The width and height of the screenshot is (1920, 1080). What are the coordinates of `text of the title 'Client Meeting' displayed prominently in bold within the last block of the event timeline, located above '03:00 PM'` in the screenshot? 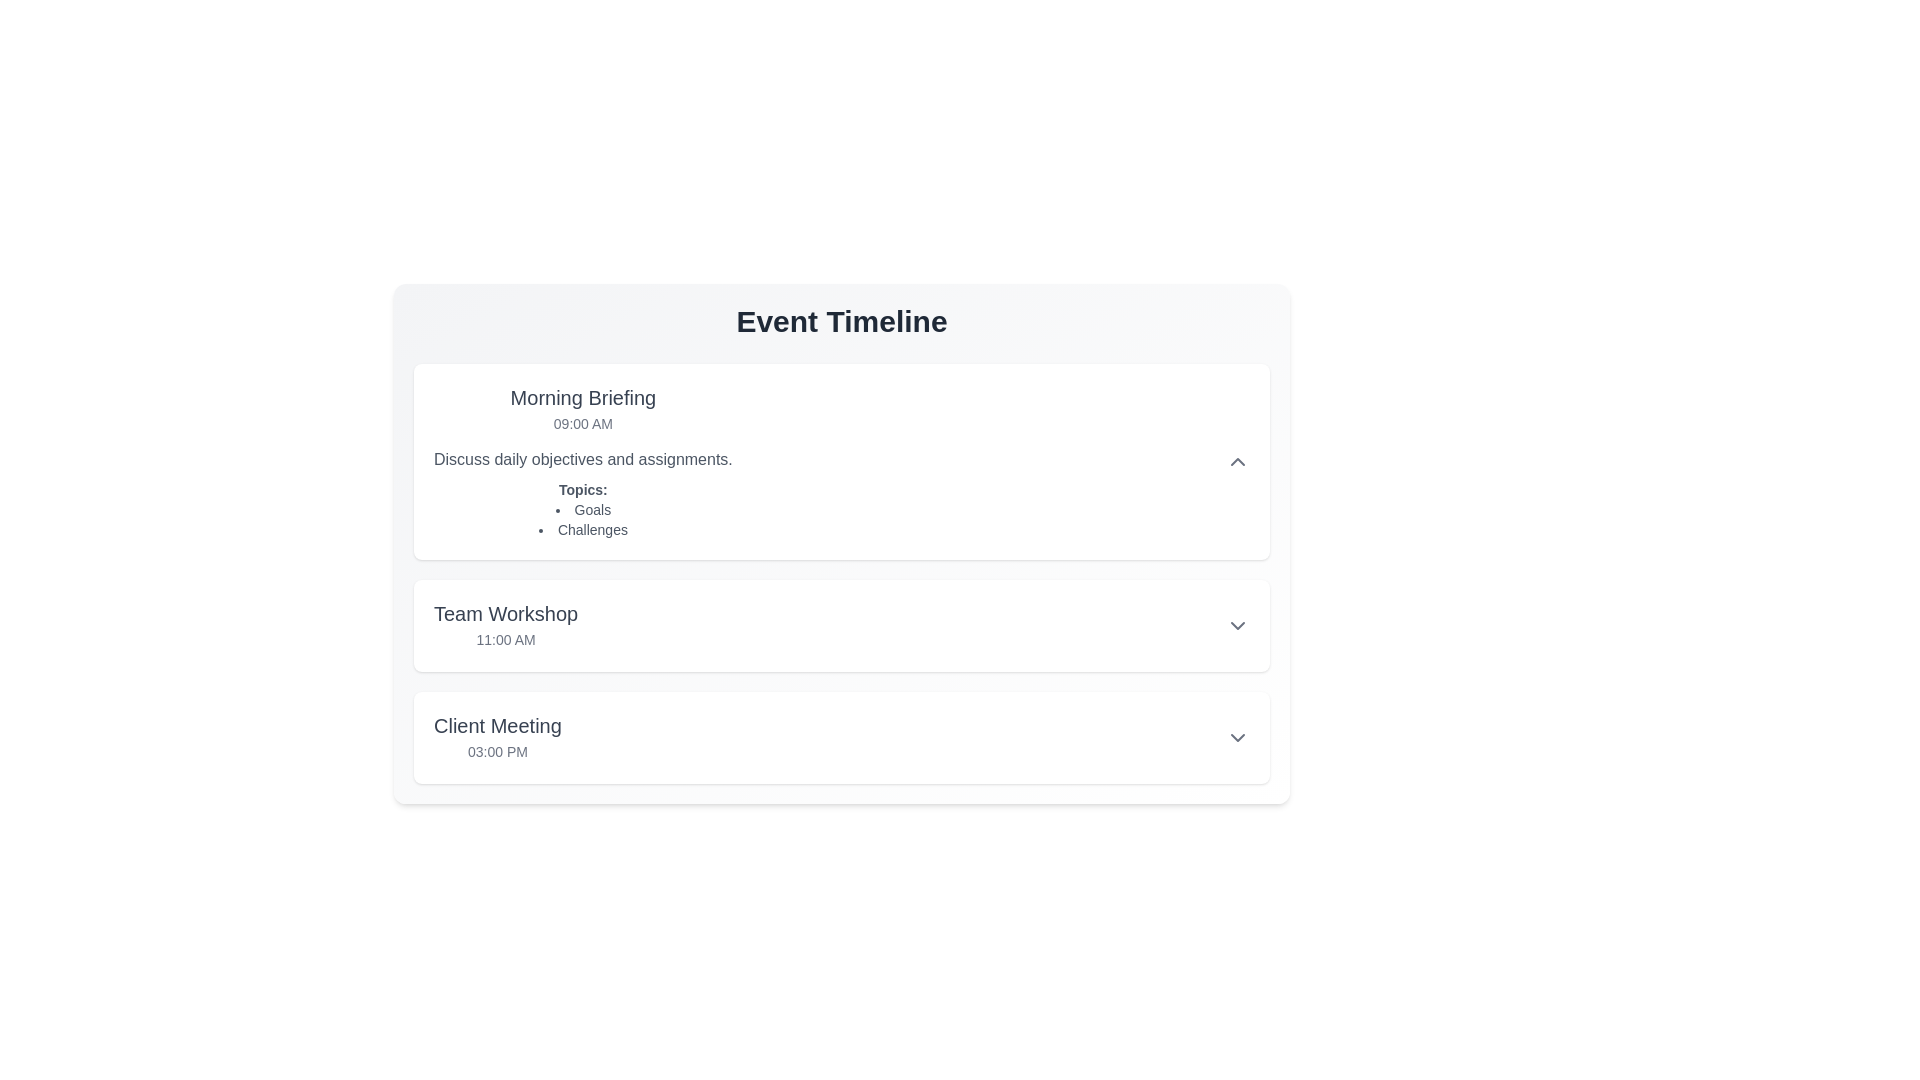 It's located at (497, 725).